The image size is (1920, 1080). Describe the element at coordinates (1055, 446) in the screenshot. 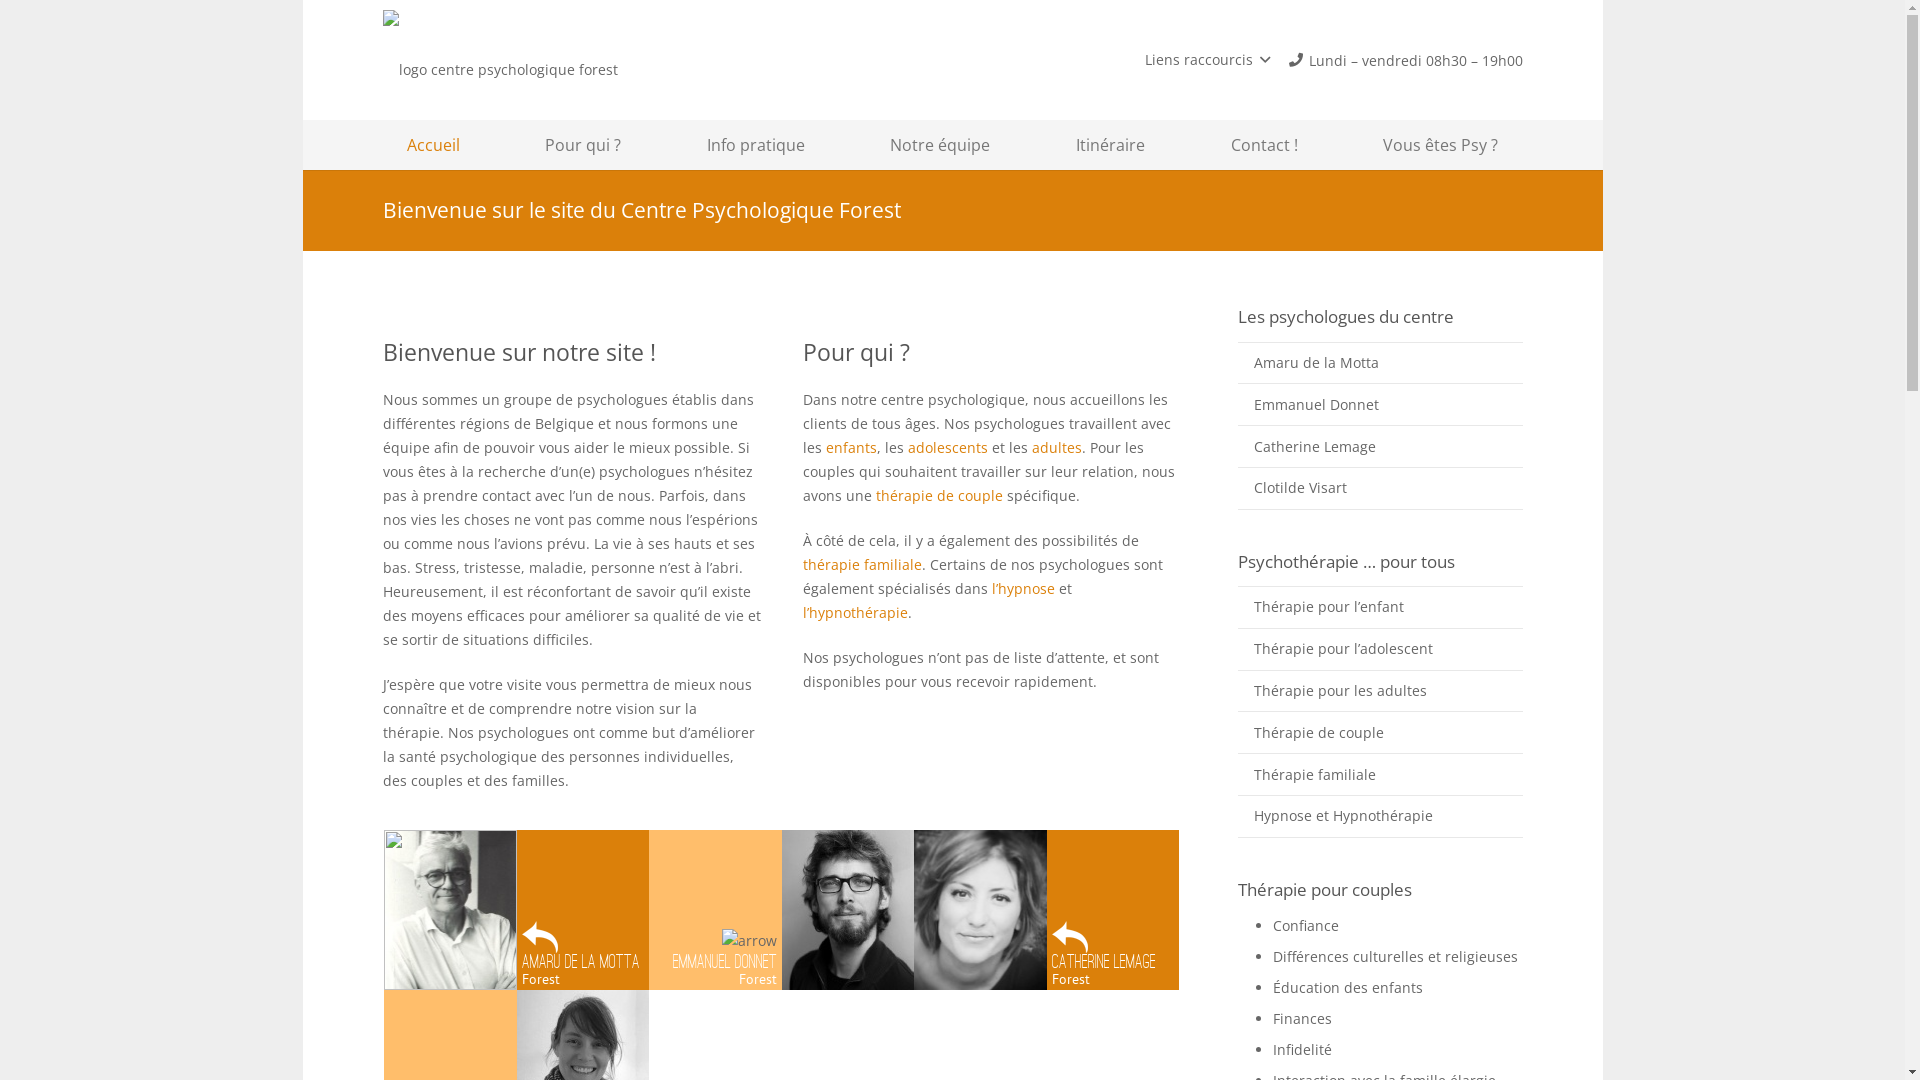

I see `'adultes'` at that location.